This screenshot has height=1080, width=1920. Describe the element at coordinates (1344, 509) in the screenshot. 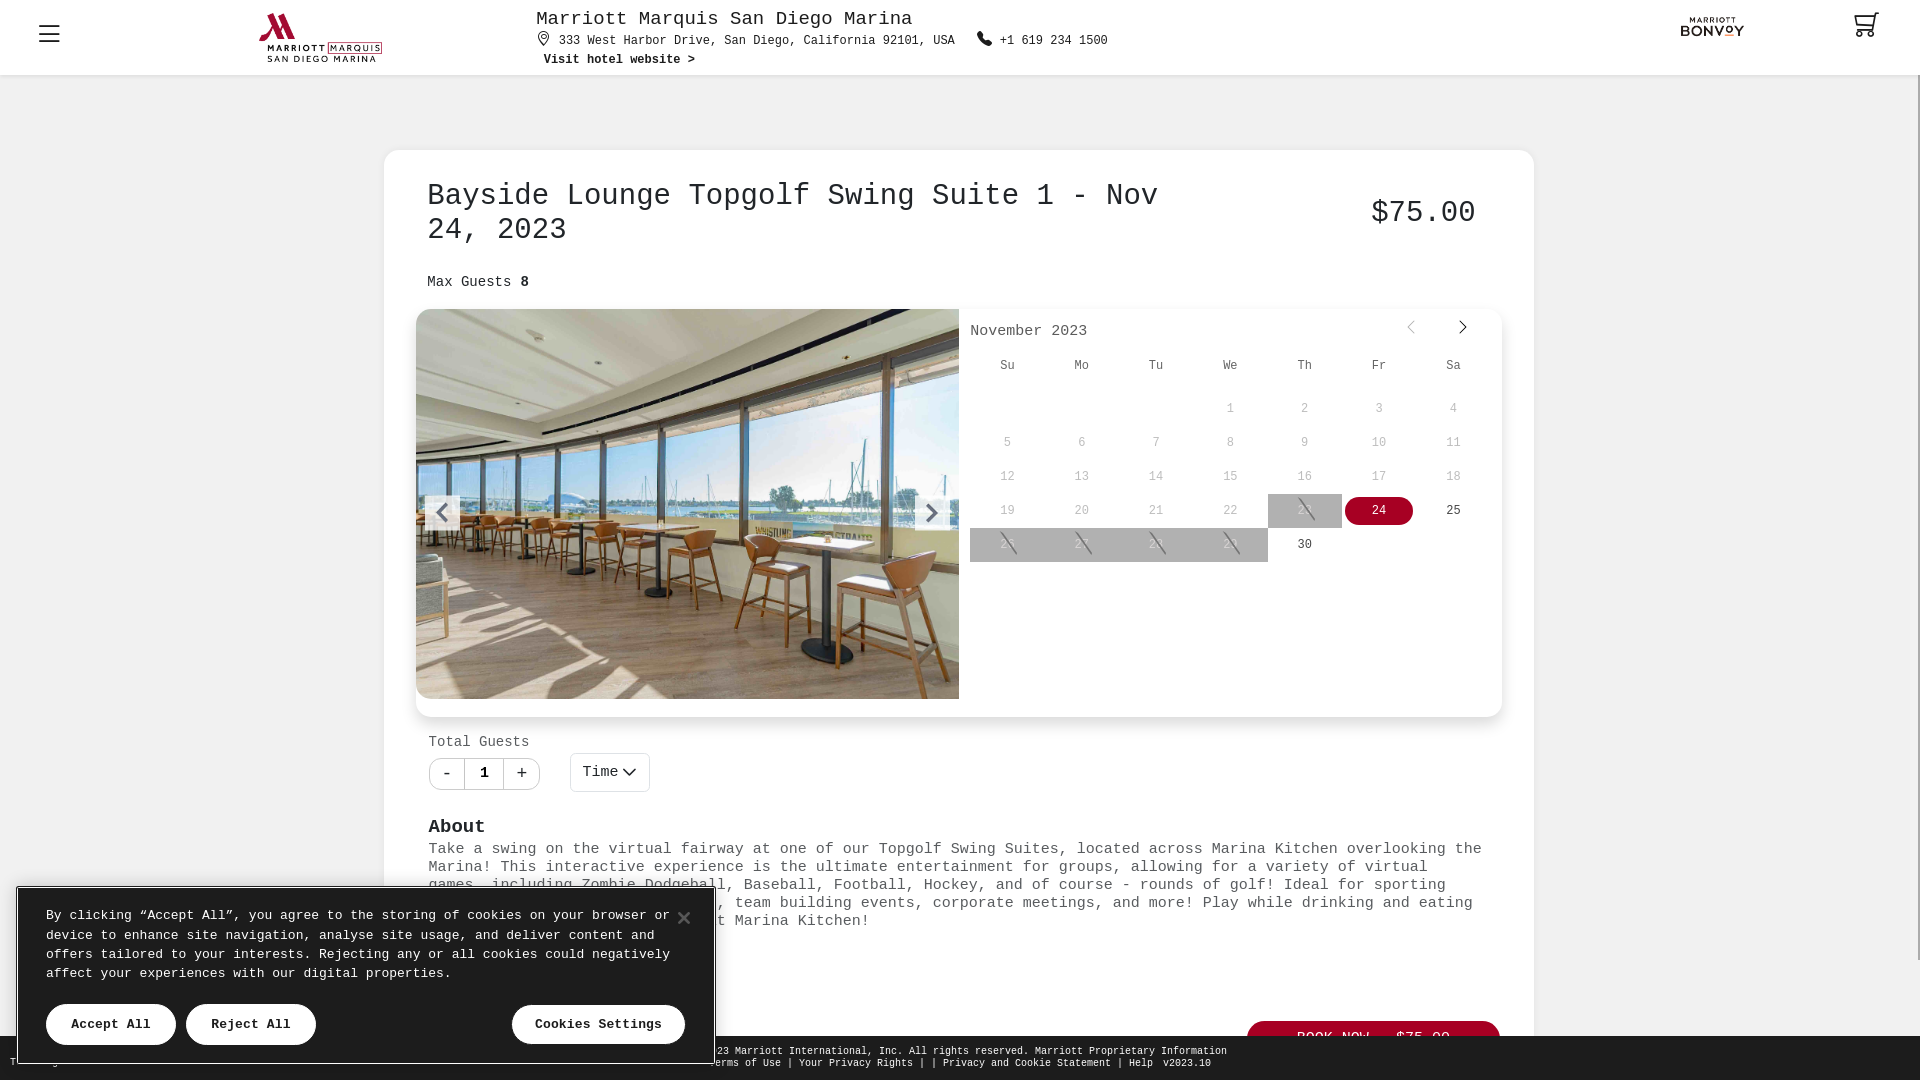

I see `'24'` at that location.